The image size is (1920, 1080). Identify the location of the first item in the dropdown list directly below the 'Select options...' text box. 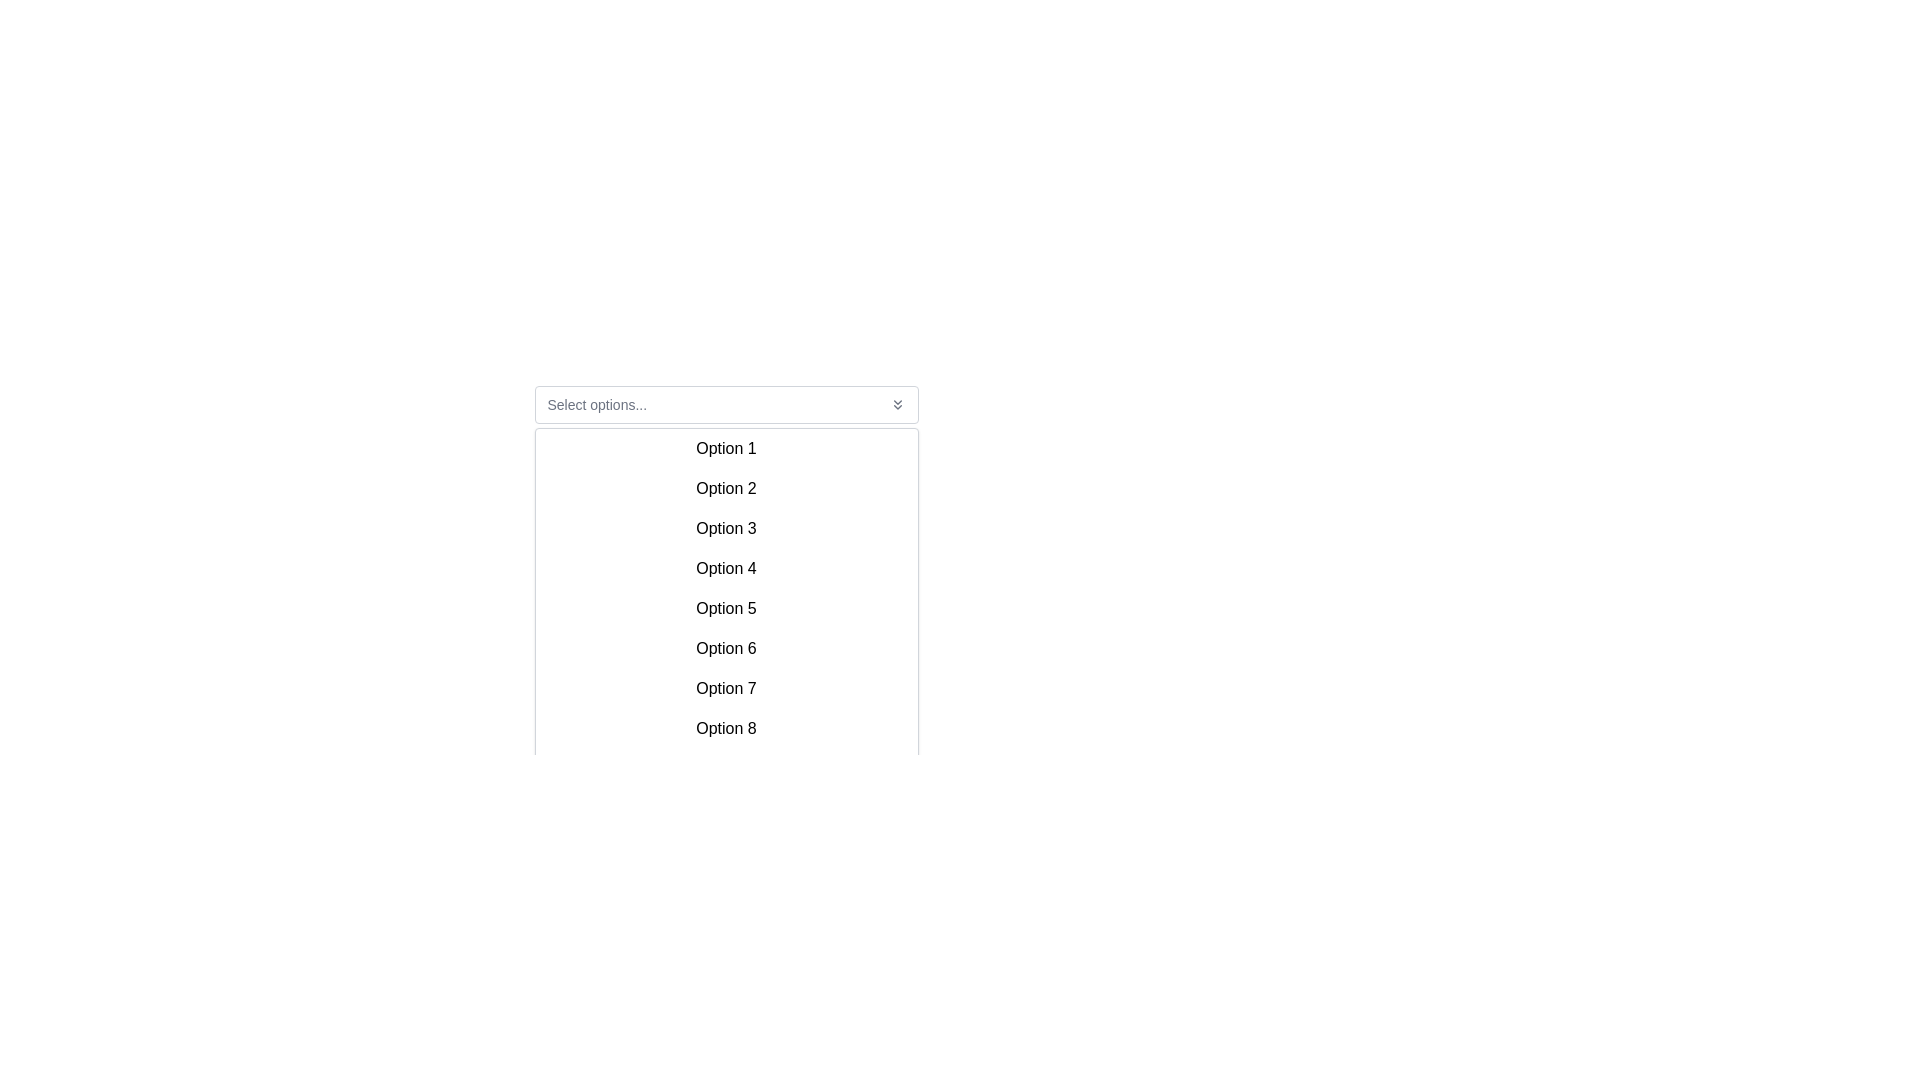
(725, 447).